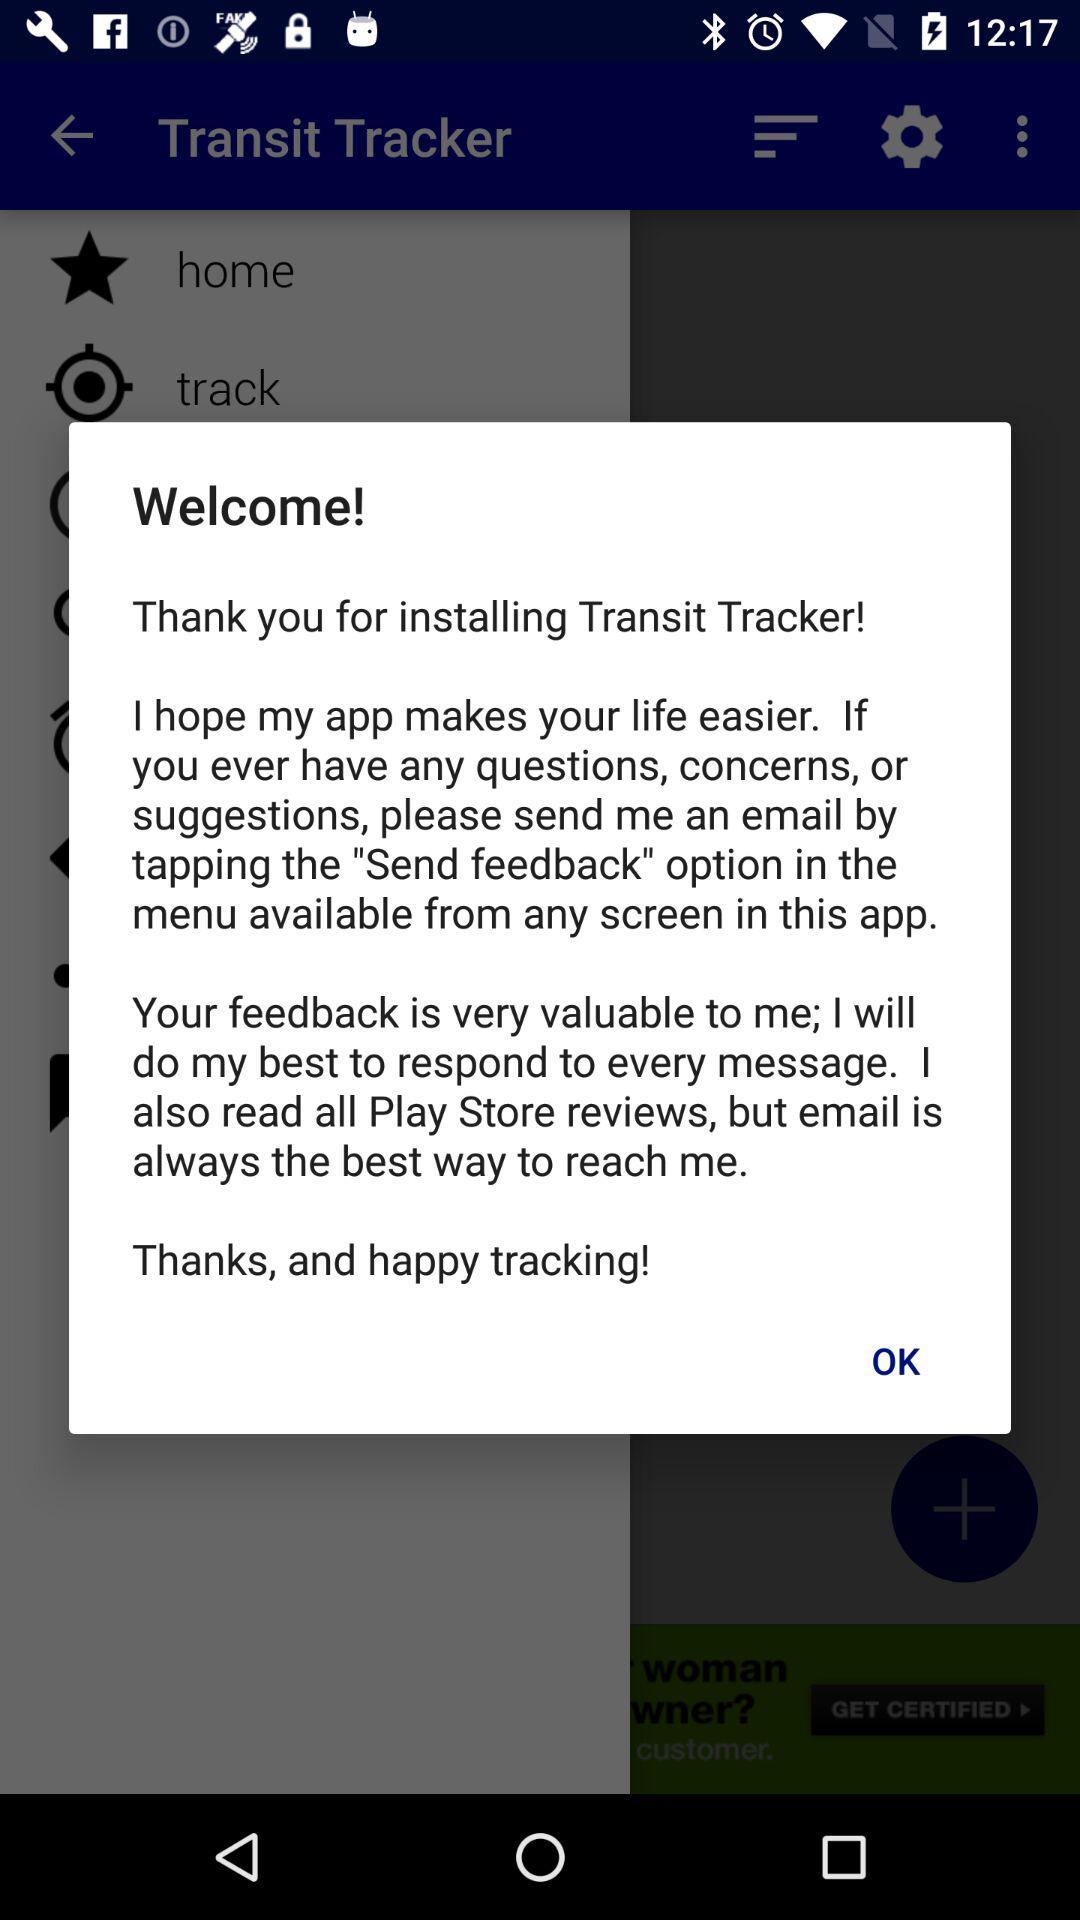 The width and height of the screenshot is (1080, 1920). I want to click on the ok button, so click(894, 1360).